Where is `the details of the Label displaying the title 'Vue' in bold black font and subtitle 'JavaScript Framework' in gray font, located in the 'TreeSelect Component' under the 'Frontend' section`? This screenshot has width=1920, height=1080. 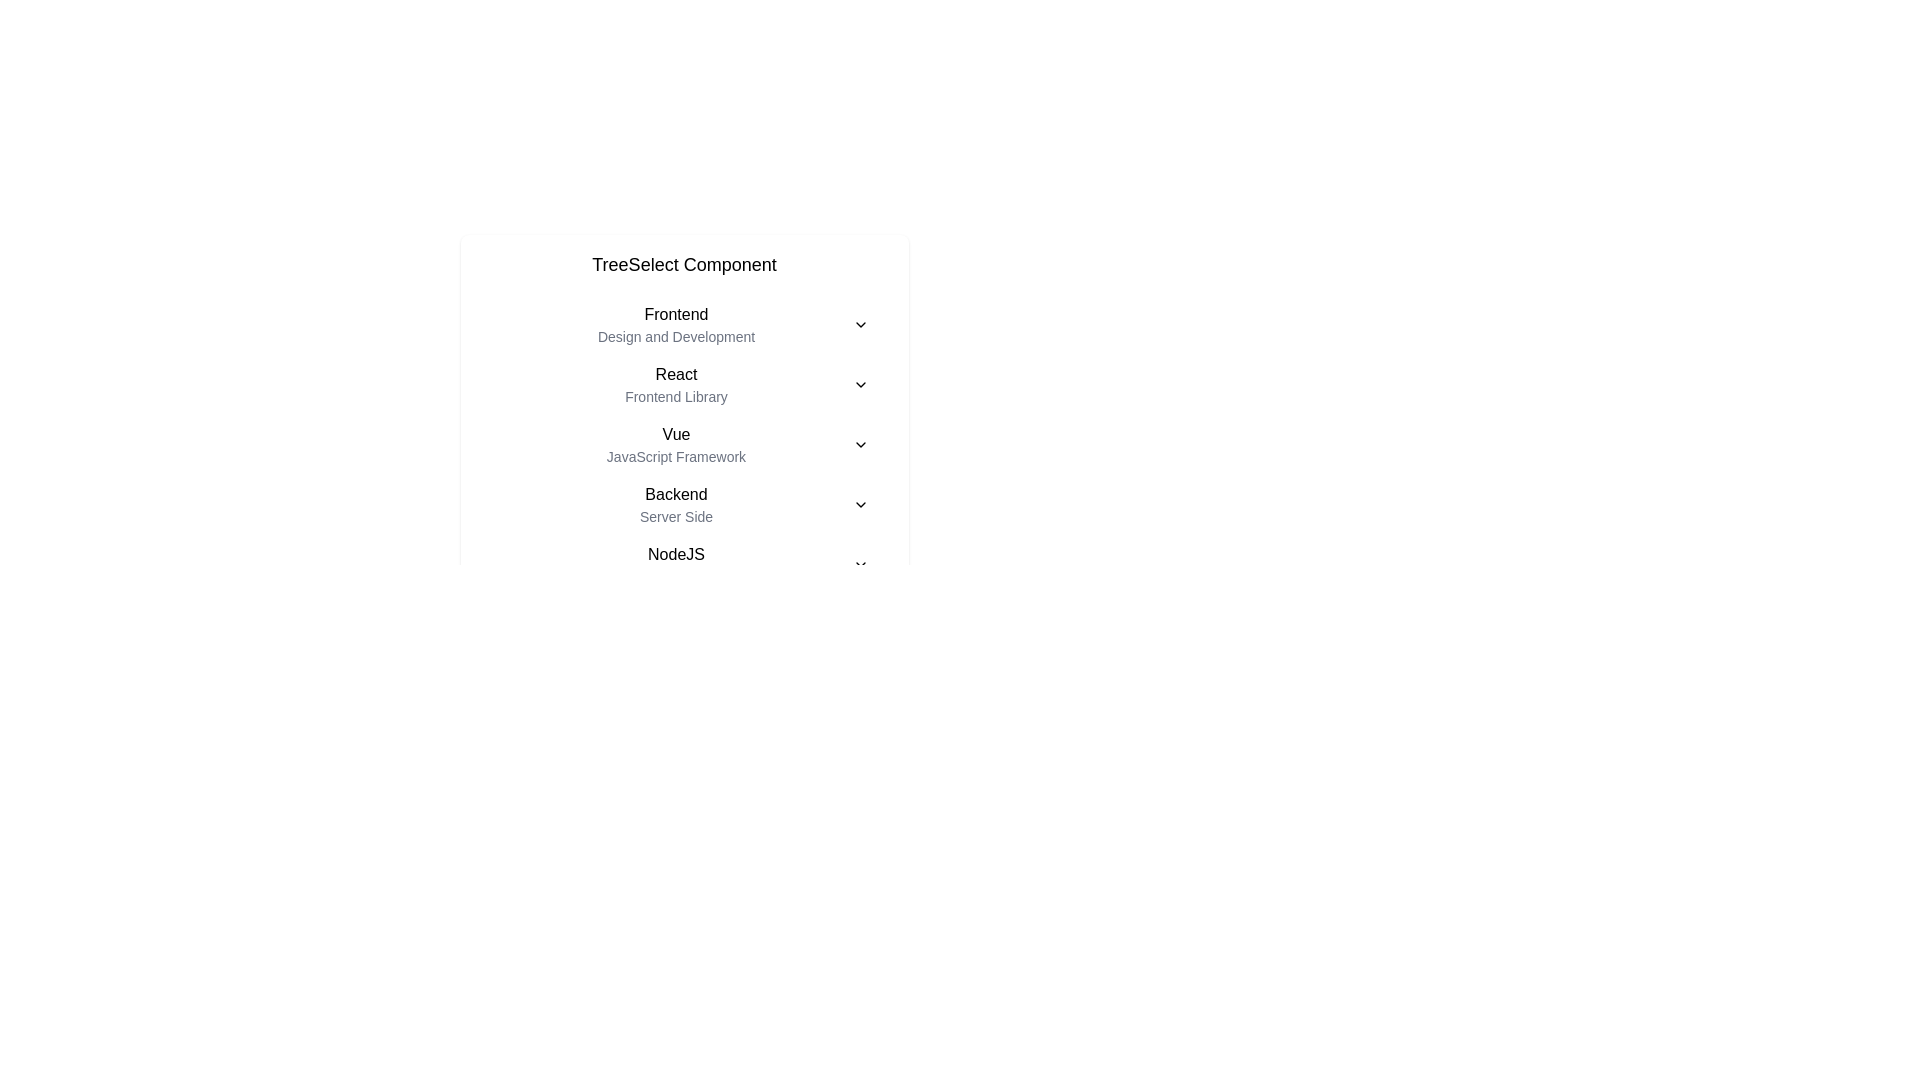
the details of the Label displaying the title 'Vue' in bold black font and subtitle 'JavaScript Framework' in gray font, located in the 'TreeSelect Component' under the 'Frontend' section is located at coordinates (676, 443).